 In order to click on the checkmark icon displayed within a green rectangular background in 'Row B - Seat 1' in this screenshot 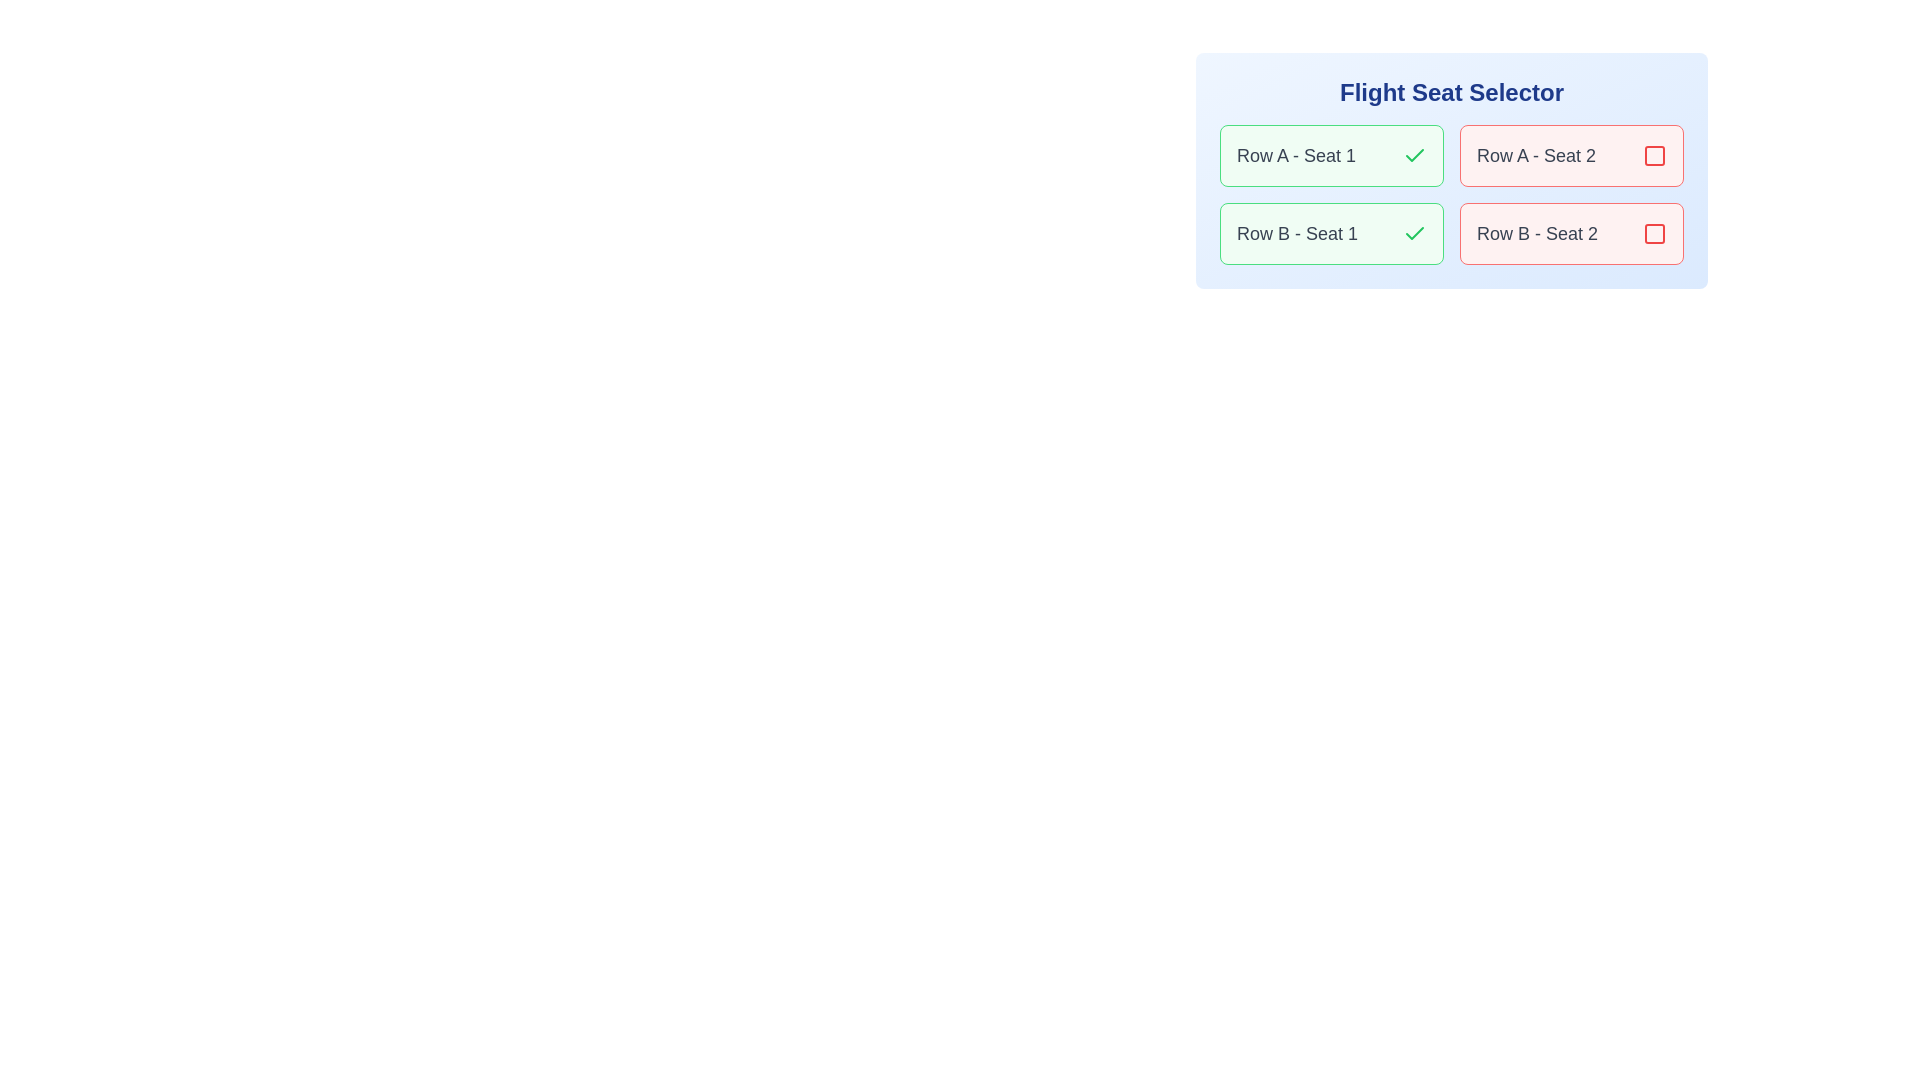, I will do `click(1414, 233)`.